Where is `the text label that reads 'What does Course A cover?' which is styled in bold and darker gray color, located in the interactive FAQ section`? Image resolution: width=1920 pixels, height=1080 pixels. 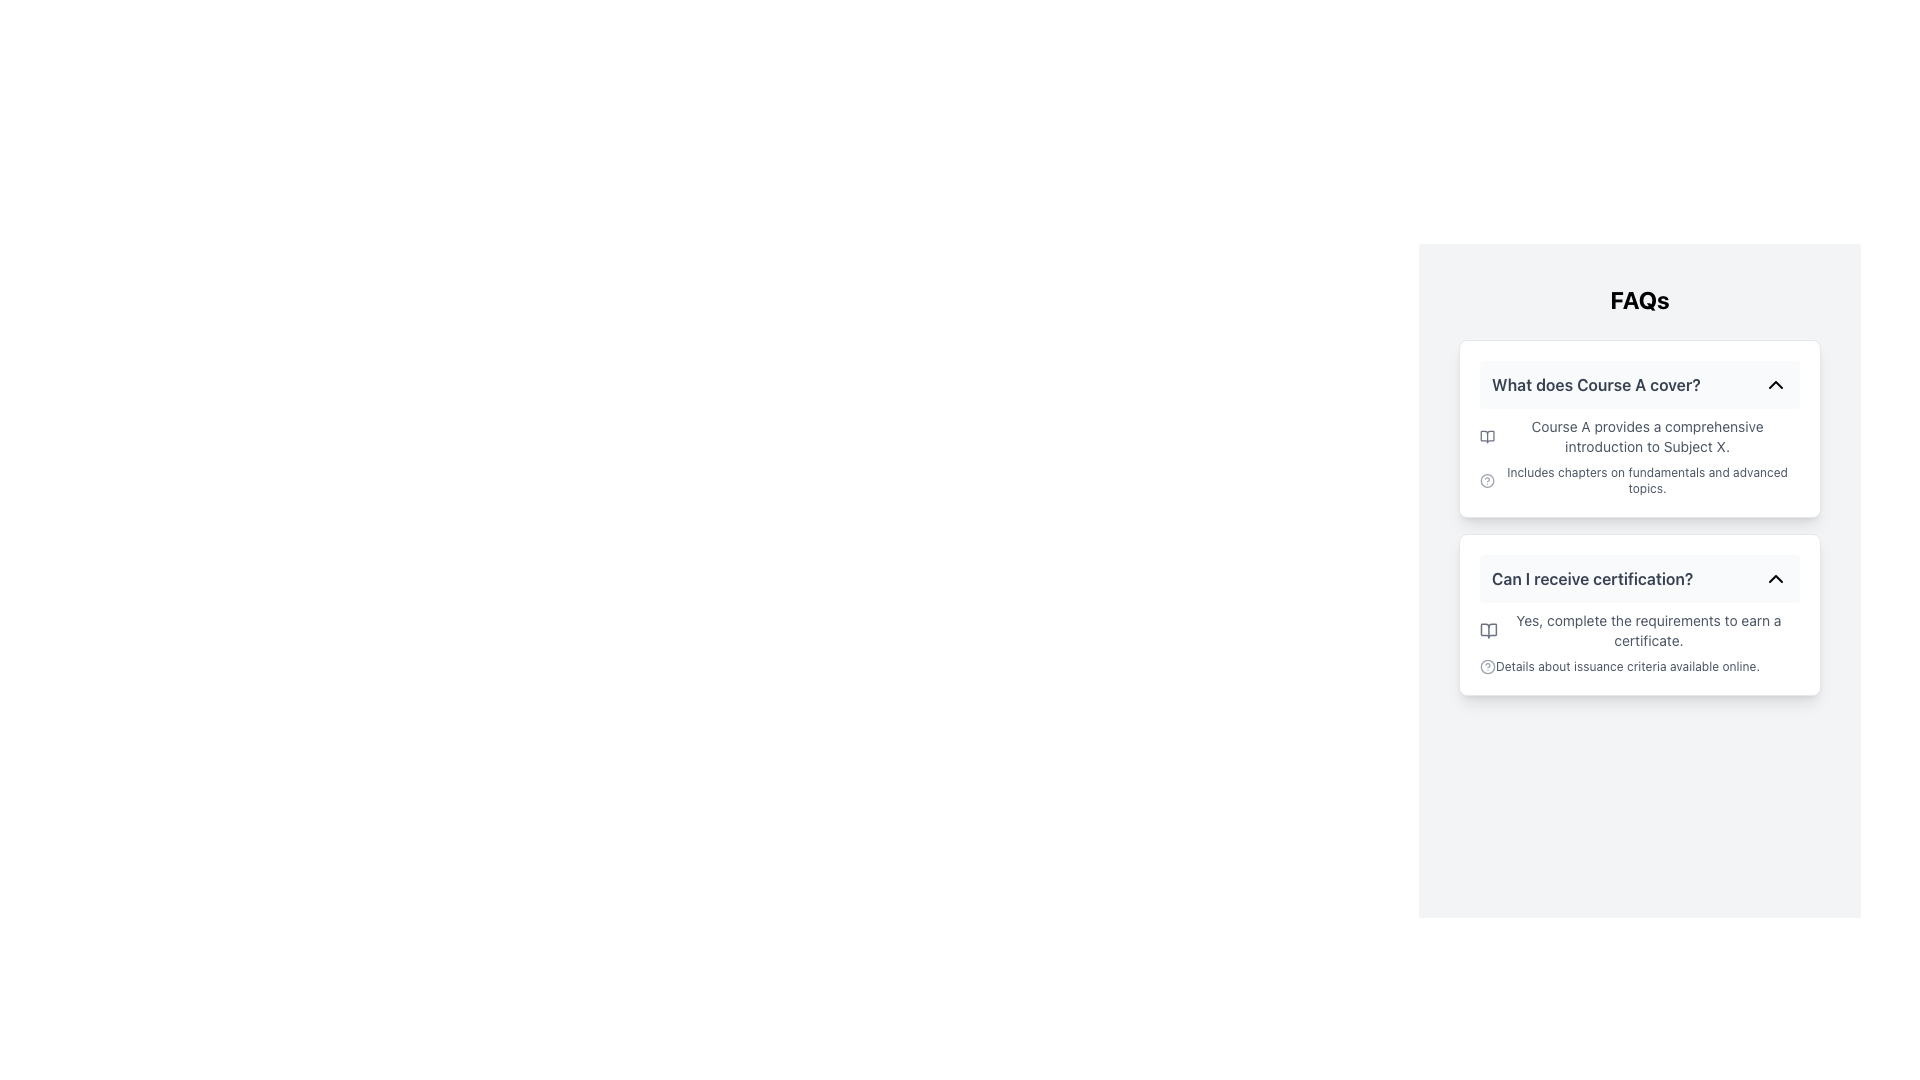 the text label that reads 'What does Course A cover?' which is styled in bold and darker gray color, located in the interactive FAQ section is located at coordinates (1595, 385).